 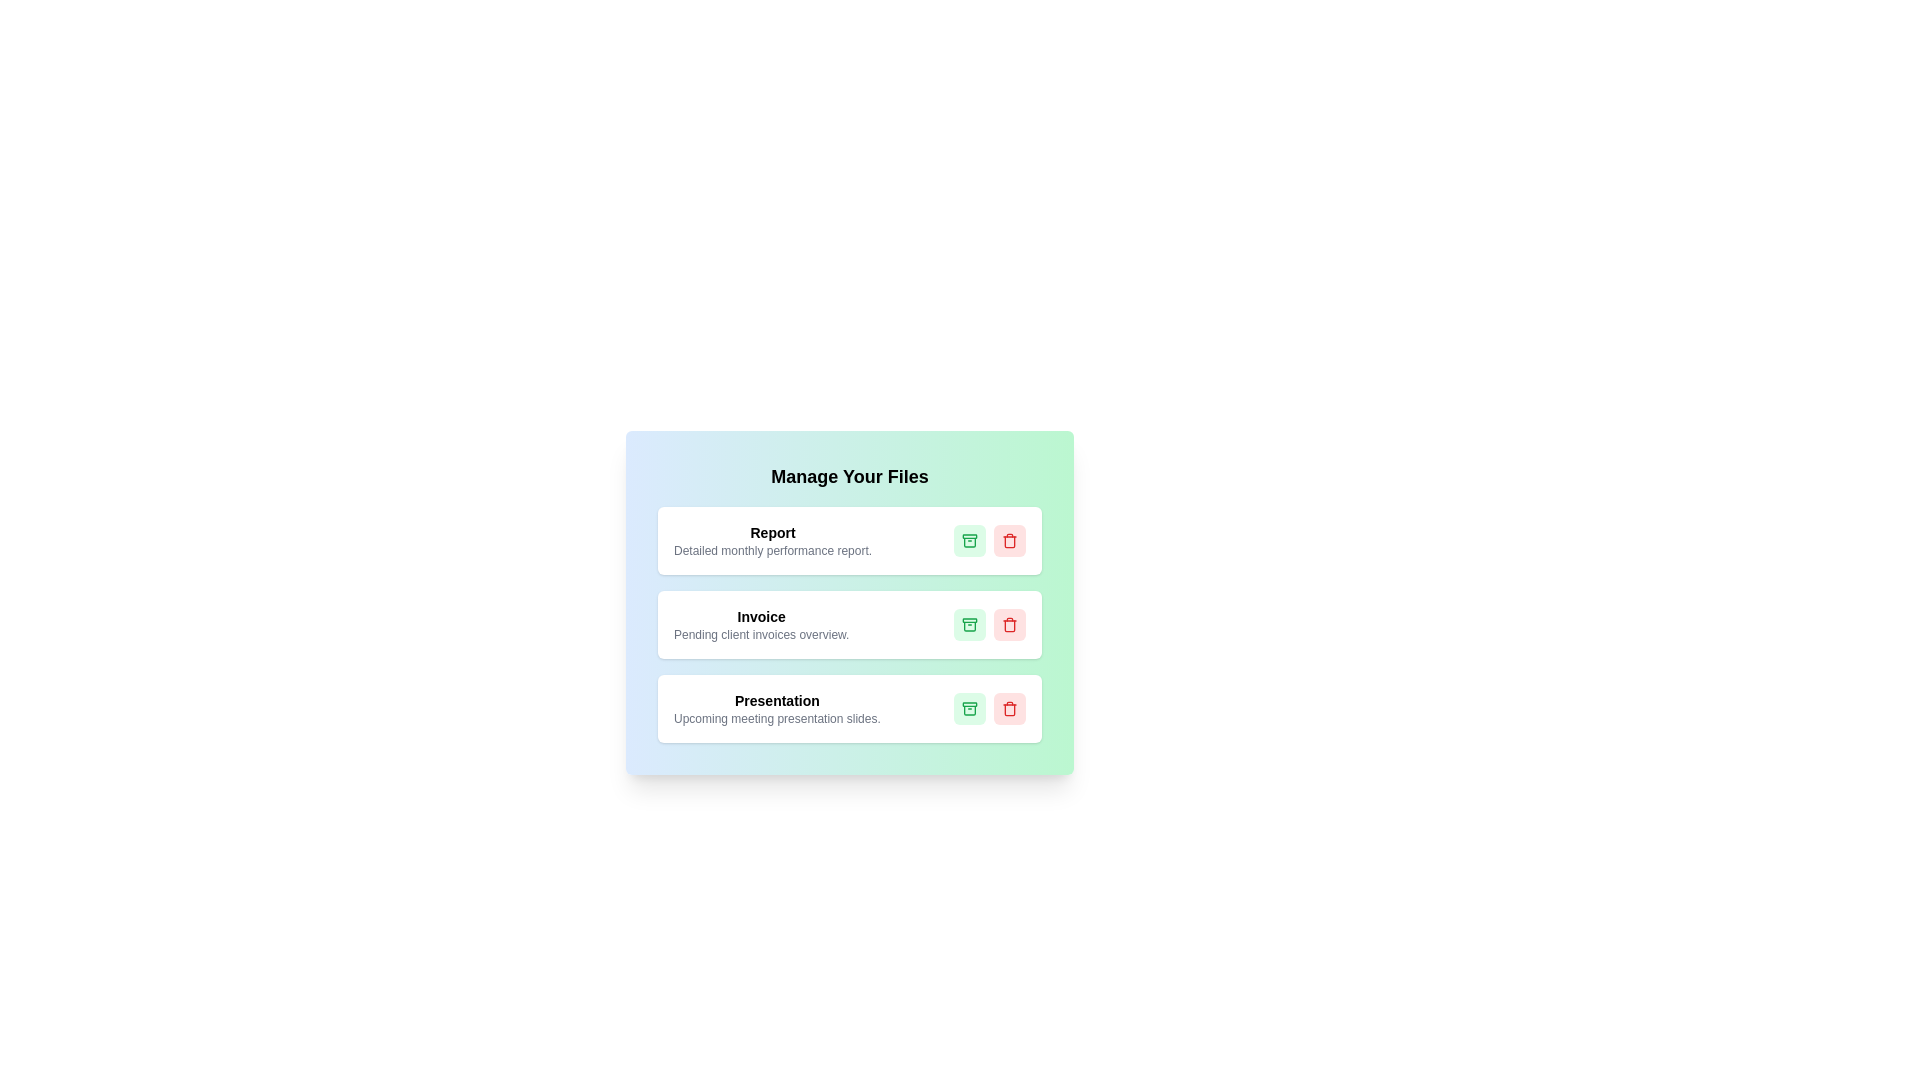 I want to click on archive button for the card titled 'Report', so click(x=969, y=540).